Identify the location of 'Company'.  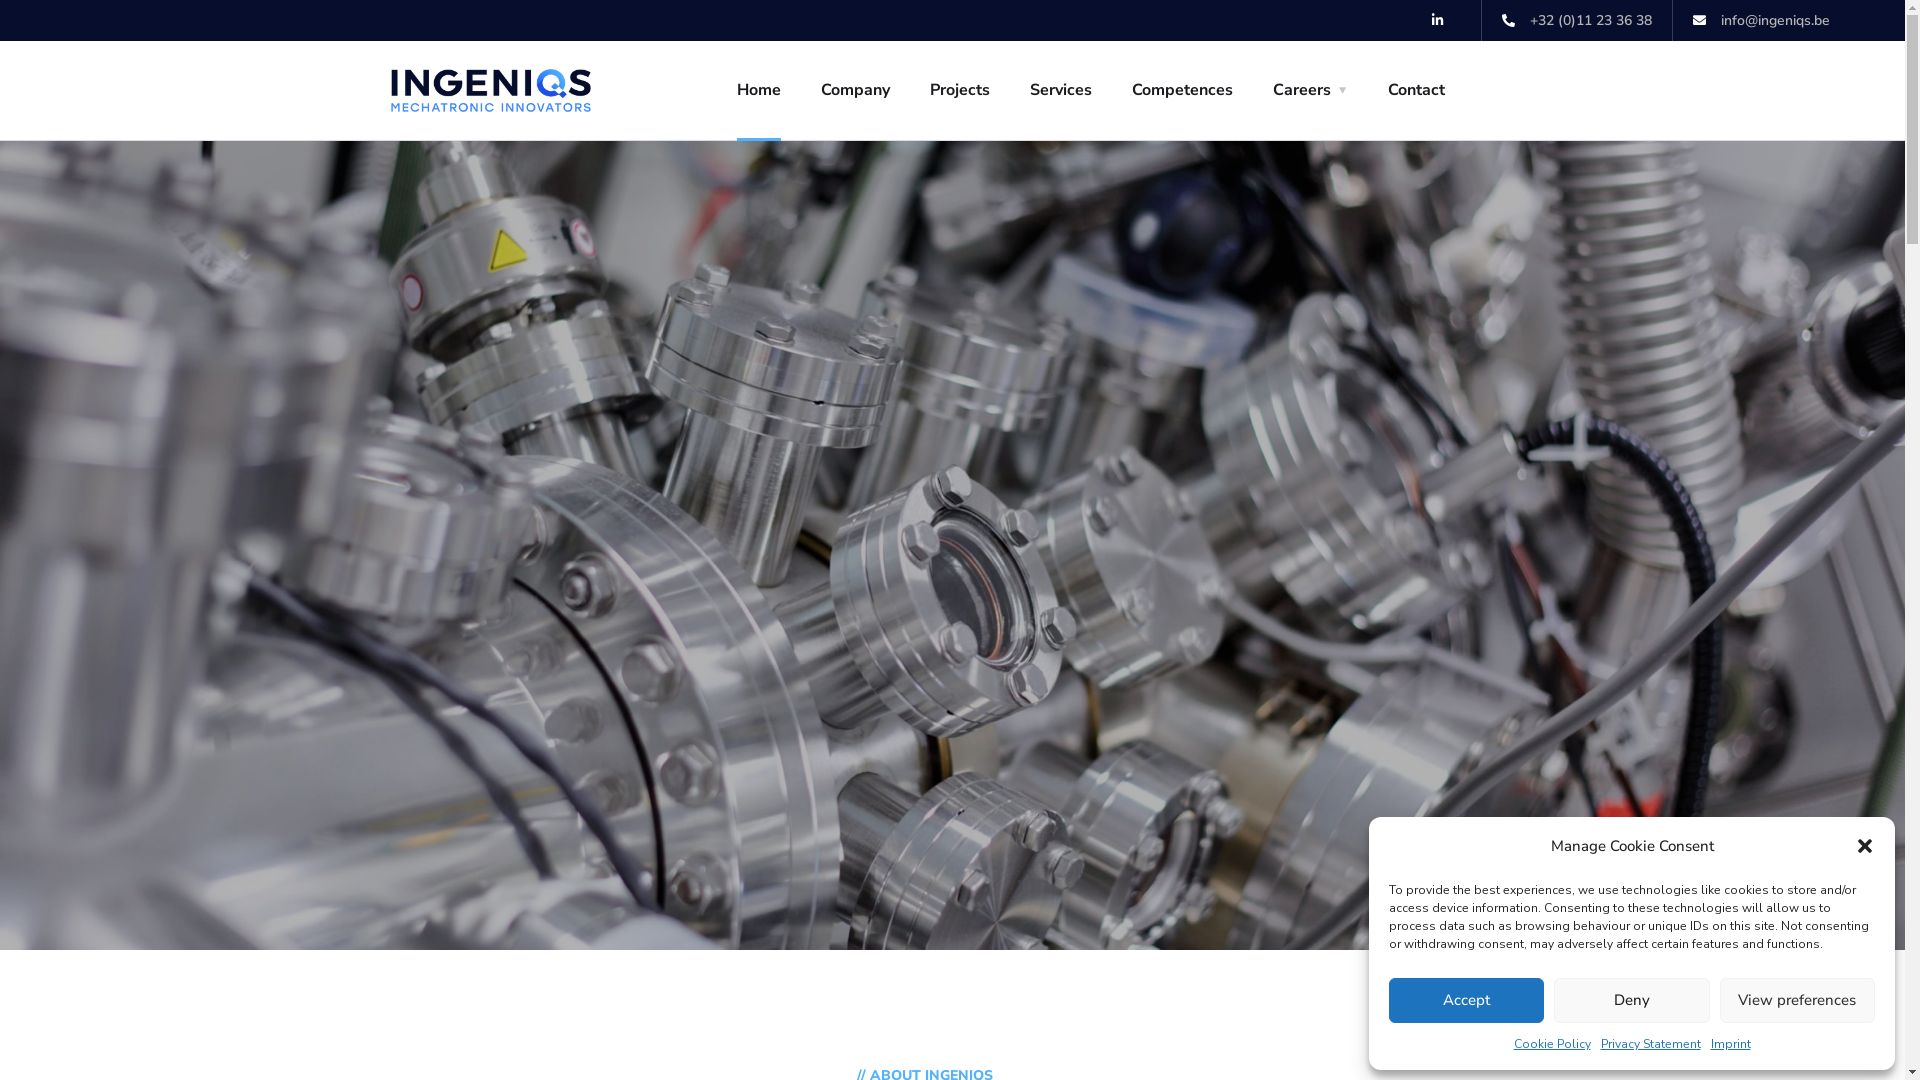
(854, 90).